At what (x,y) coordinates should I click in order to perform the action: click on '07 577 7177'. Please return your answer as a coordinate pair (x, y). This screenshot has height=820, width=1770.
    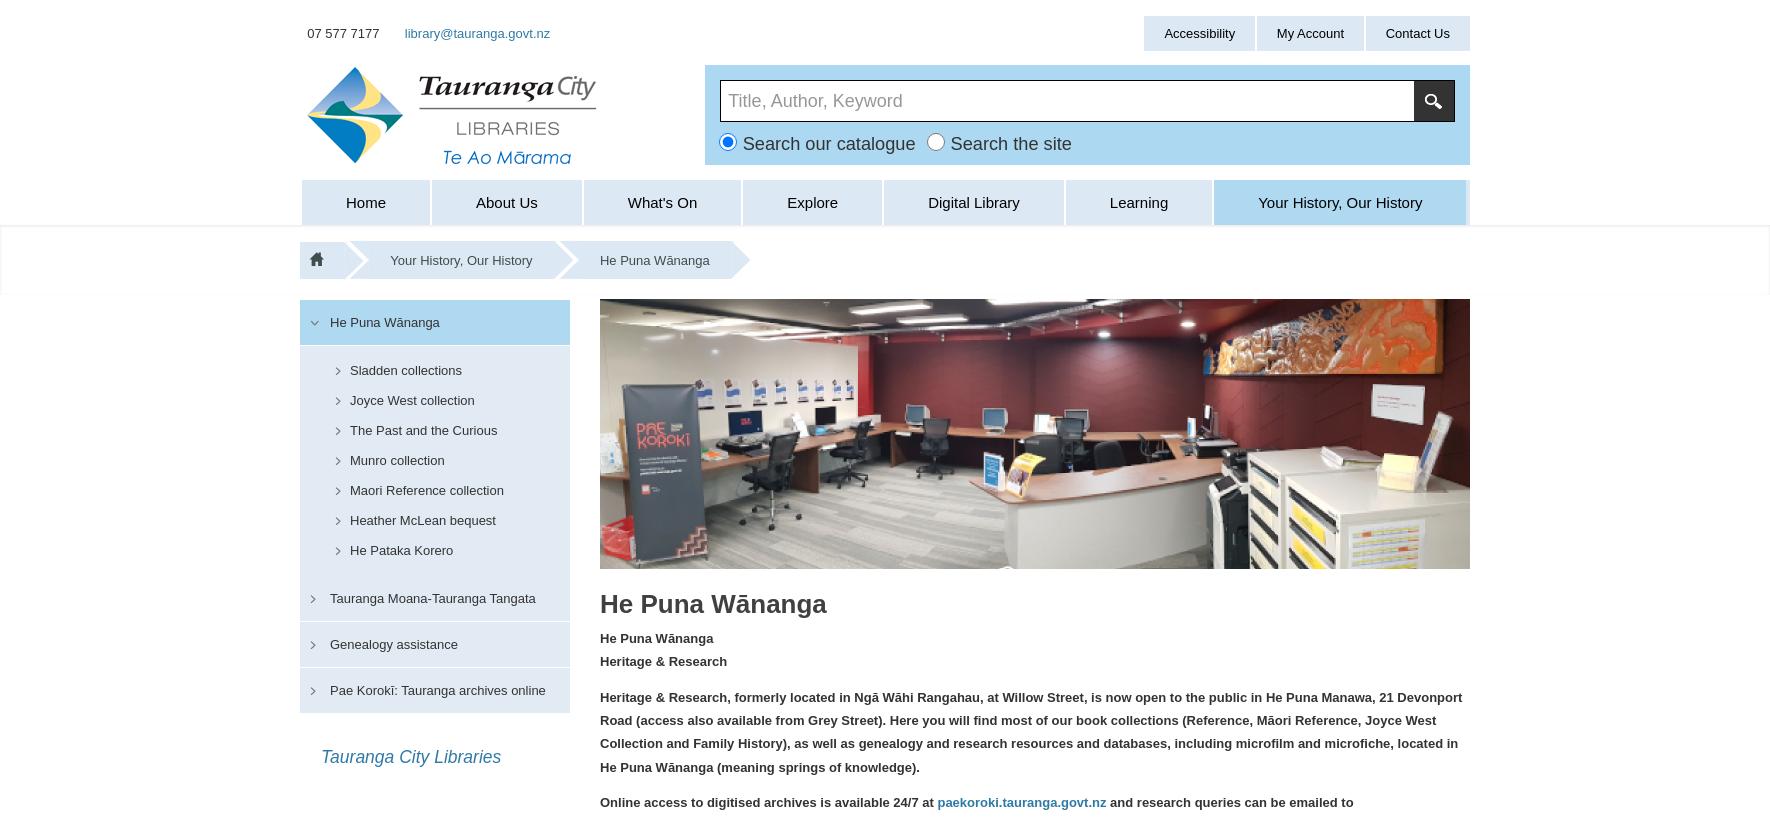
    Looking at the image, I should click on (347, 32).